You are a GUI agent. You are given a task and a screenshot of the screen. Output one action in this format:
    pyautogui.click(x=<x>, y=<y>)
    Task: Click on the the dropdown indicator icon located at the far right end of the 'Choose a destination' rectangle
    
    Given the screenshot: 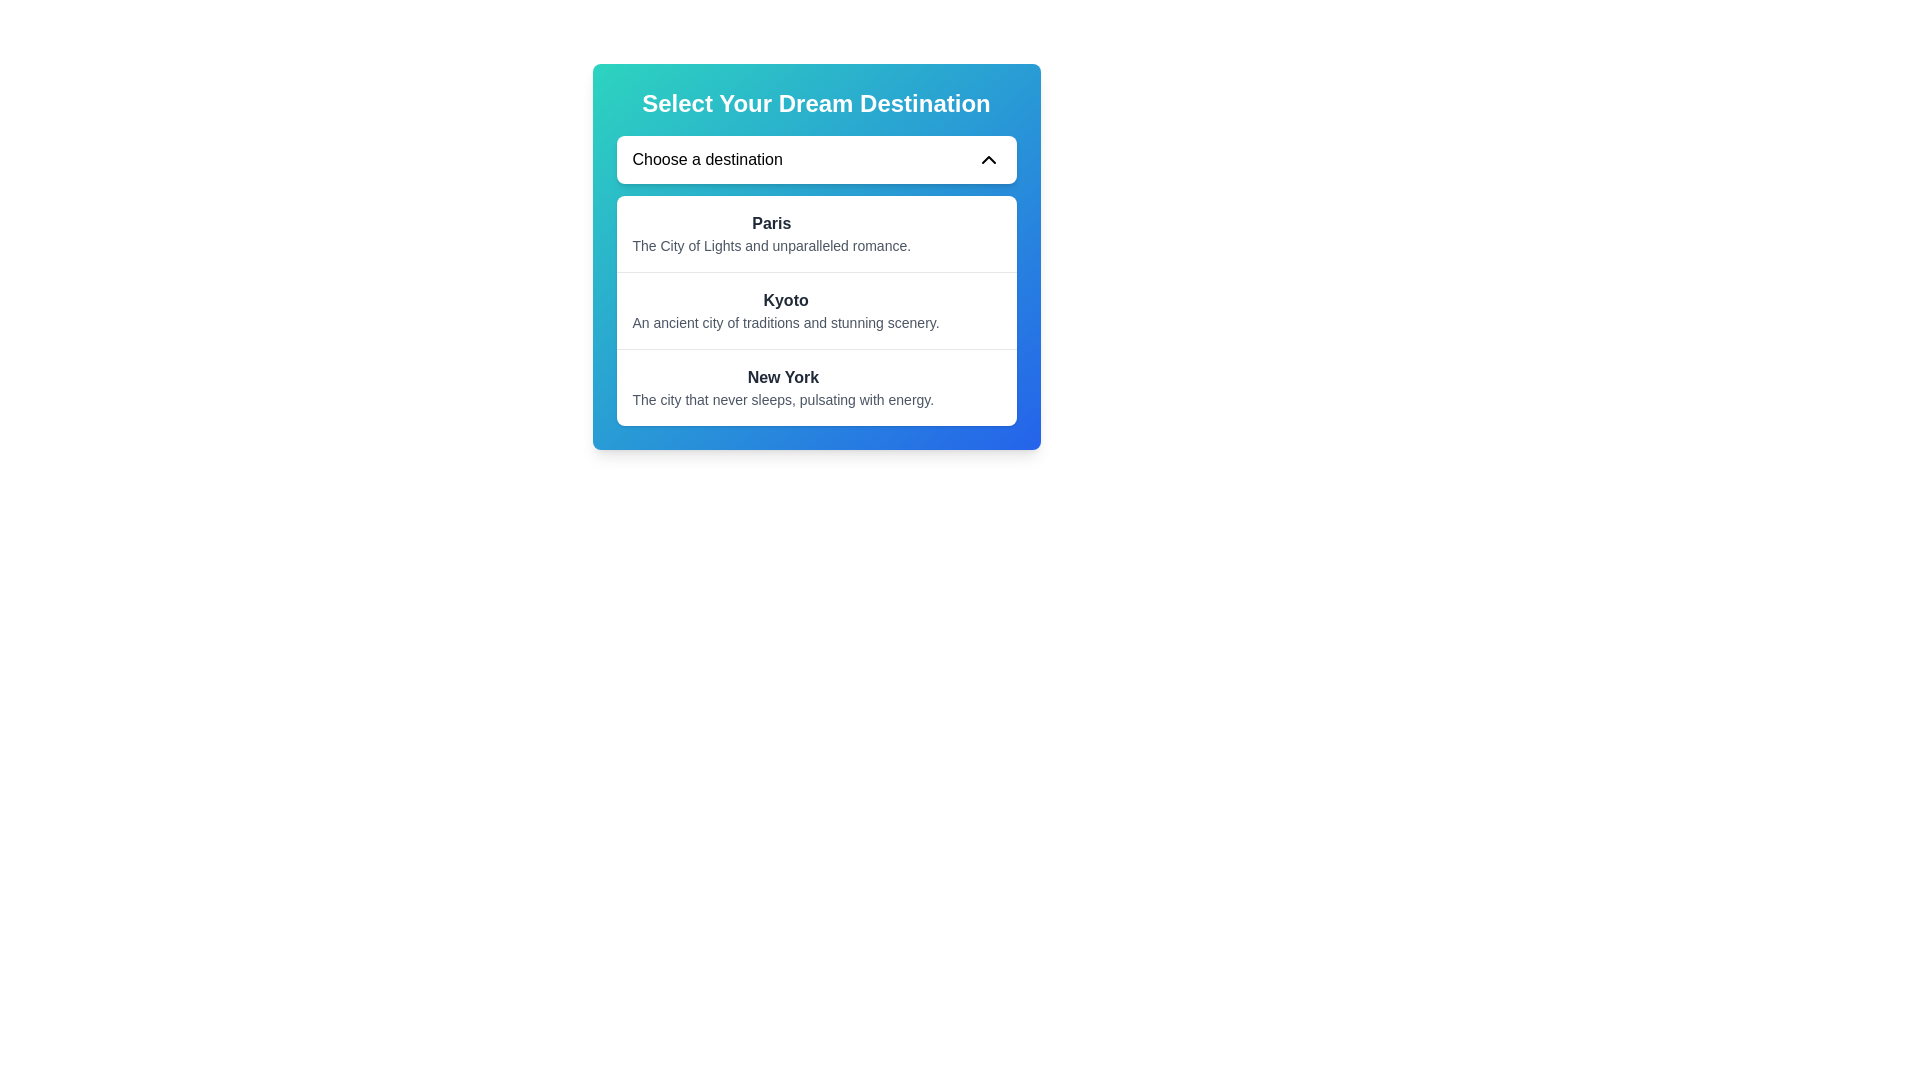 What is the action you would take?
    pyautogui.click(x=988, y=158)
    